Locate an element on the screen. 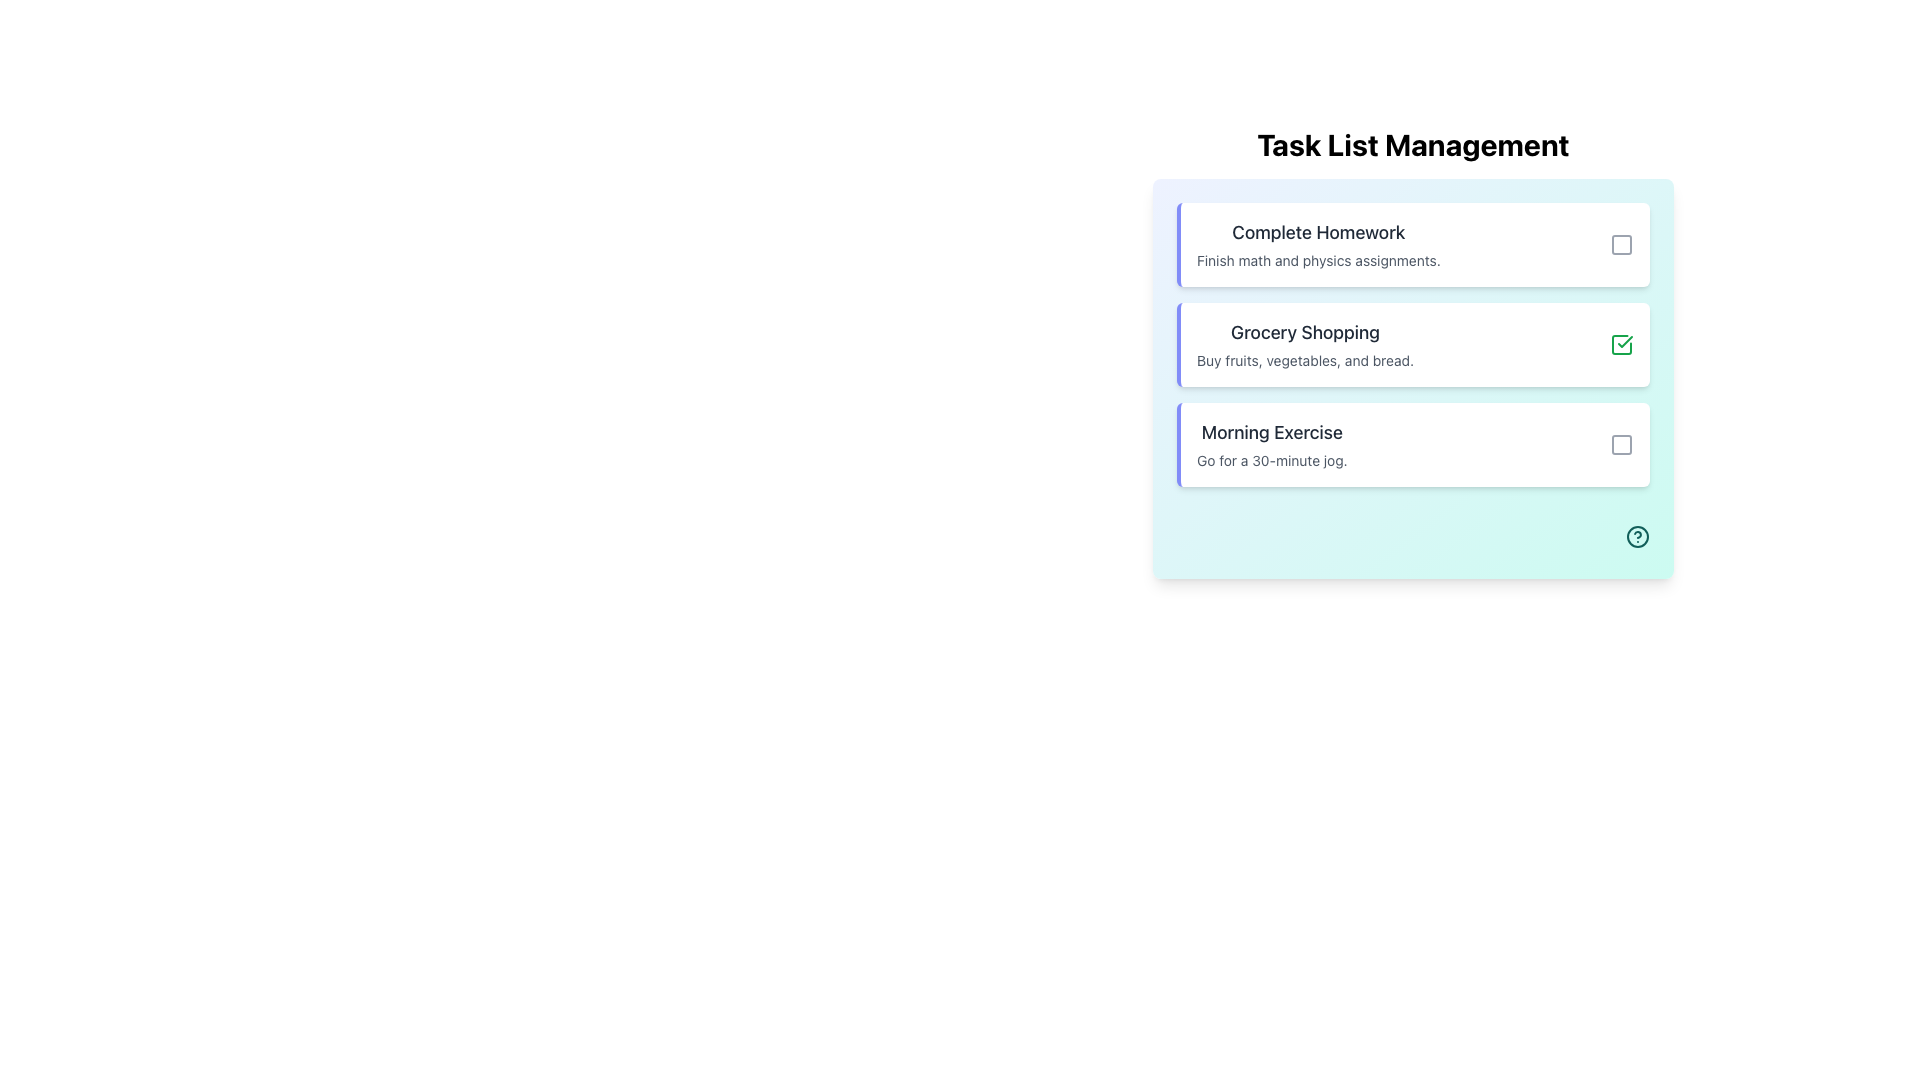 The width and height of the screenshot is (1920, 1080). the header title text element that indicates the section's purpose for the task list application is located at coordinates (1412, 144).